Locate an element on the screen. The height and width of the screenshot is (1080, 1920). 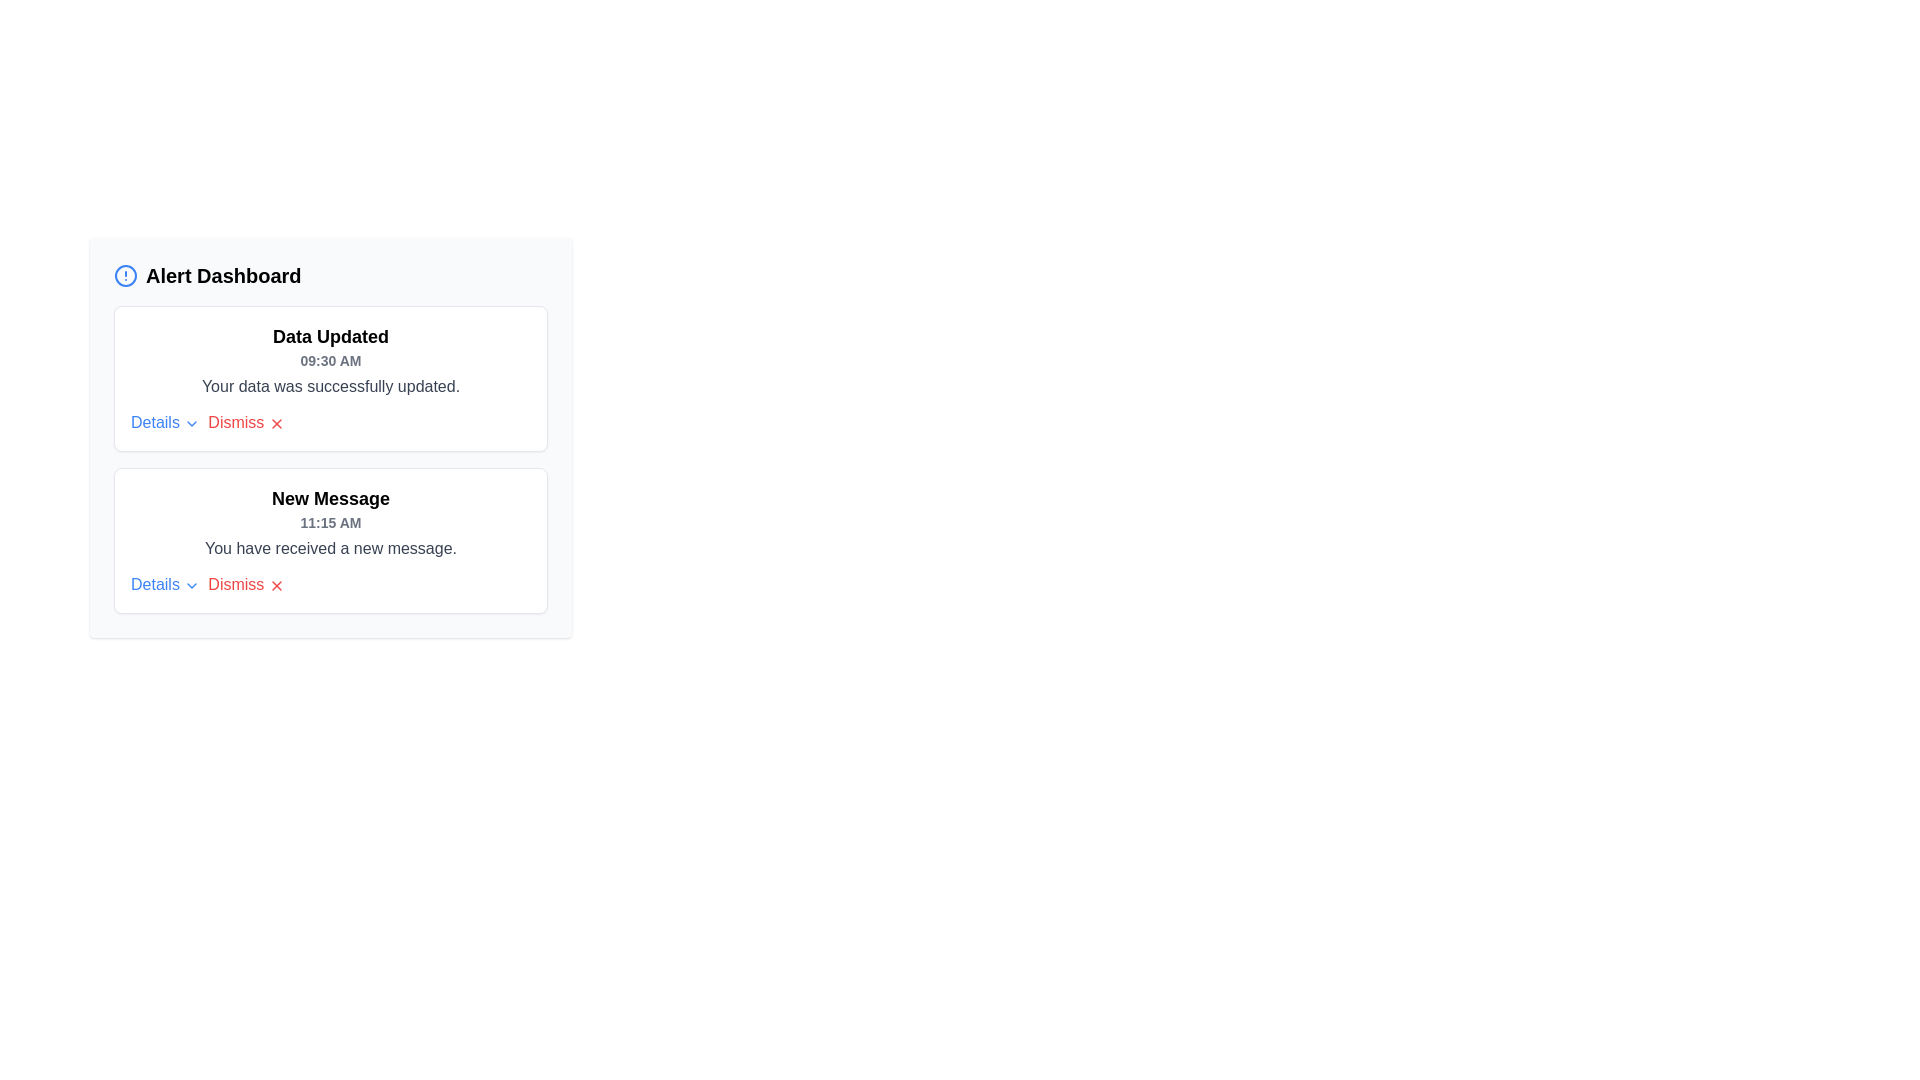
the static text element displaying 'New Message' with the timestamp '11:15 AM', which is positioned in the notification card above the text 'You have received a new message.' is located at coordinates (331, 508).